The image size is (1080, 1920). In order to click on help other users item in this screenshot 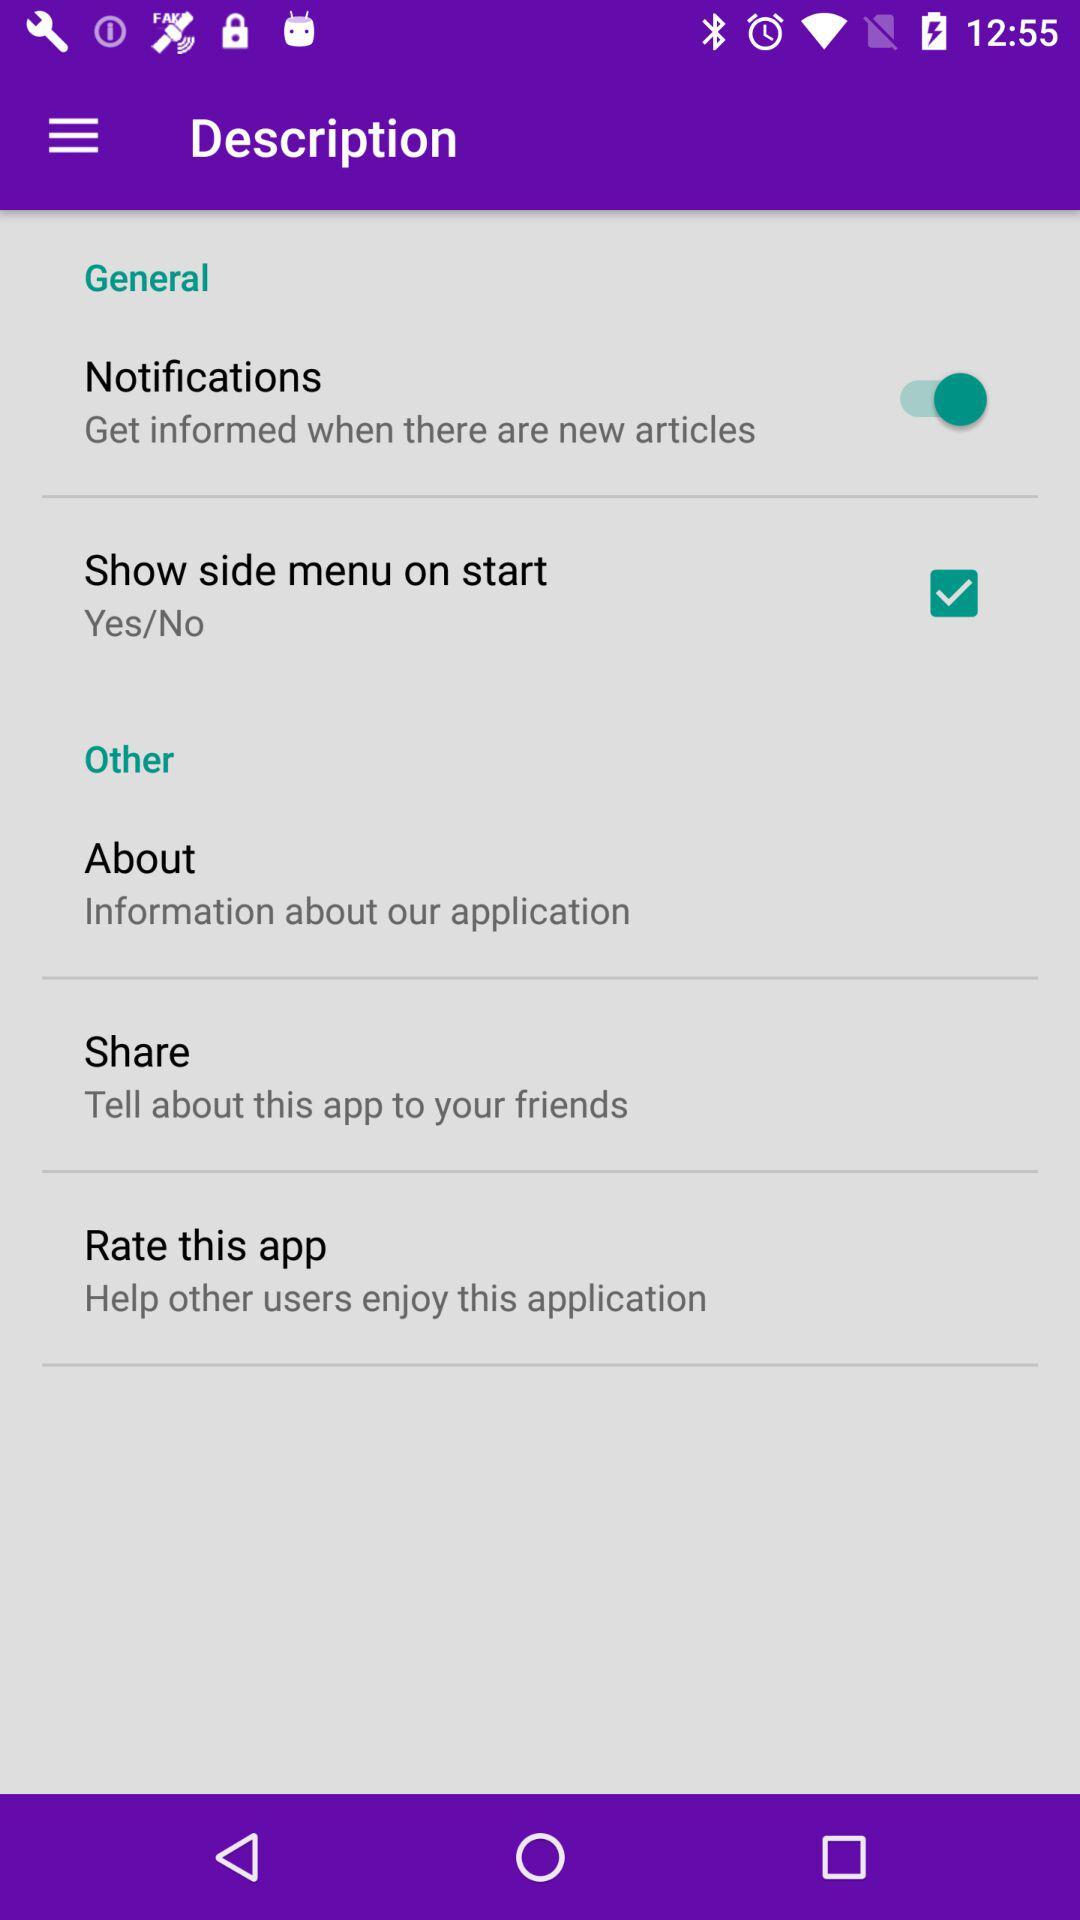, I will do `click(395, 1296)`.